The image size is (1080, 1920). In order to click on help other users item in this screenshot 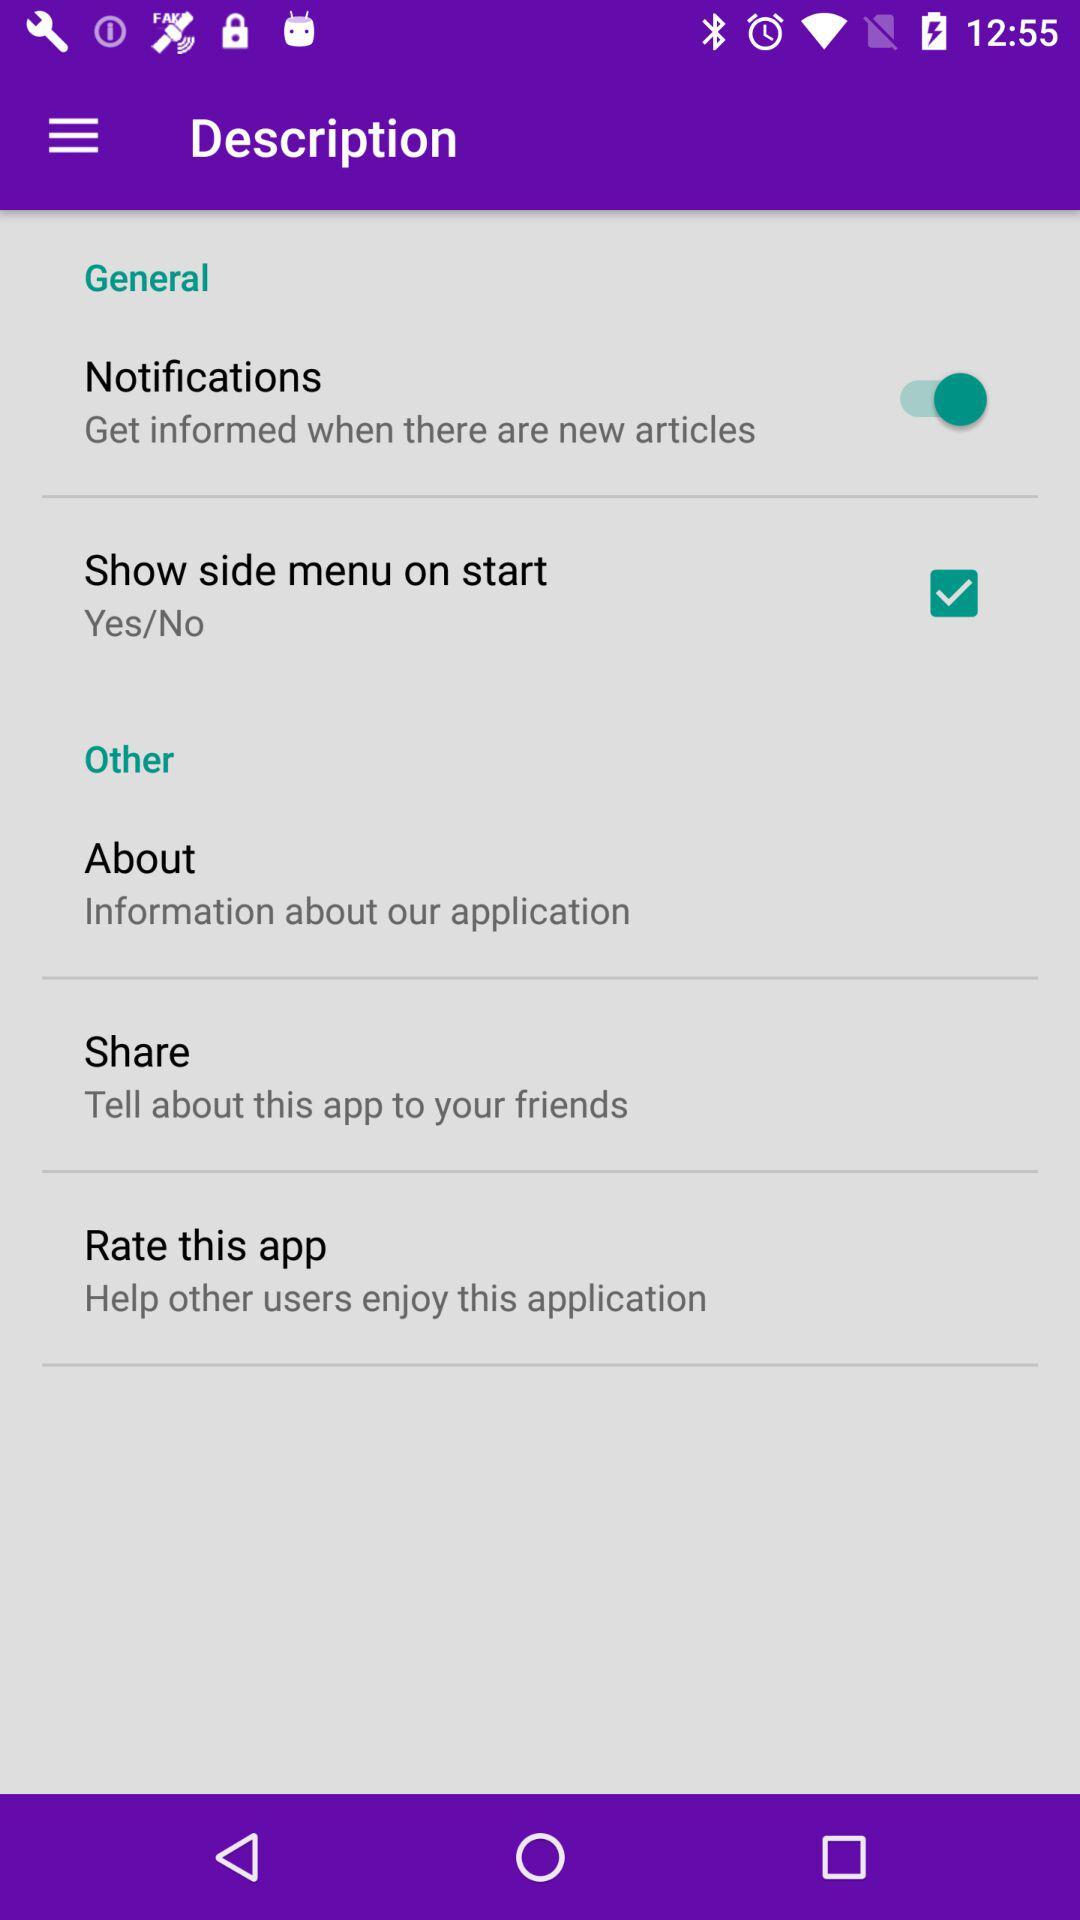, I will do `click(395, 1296)`.